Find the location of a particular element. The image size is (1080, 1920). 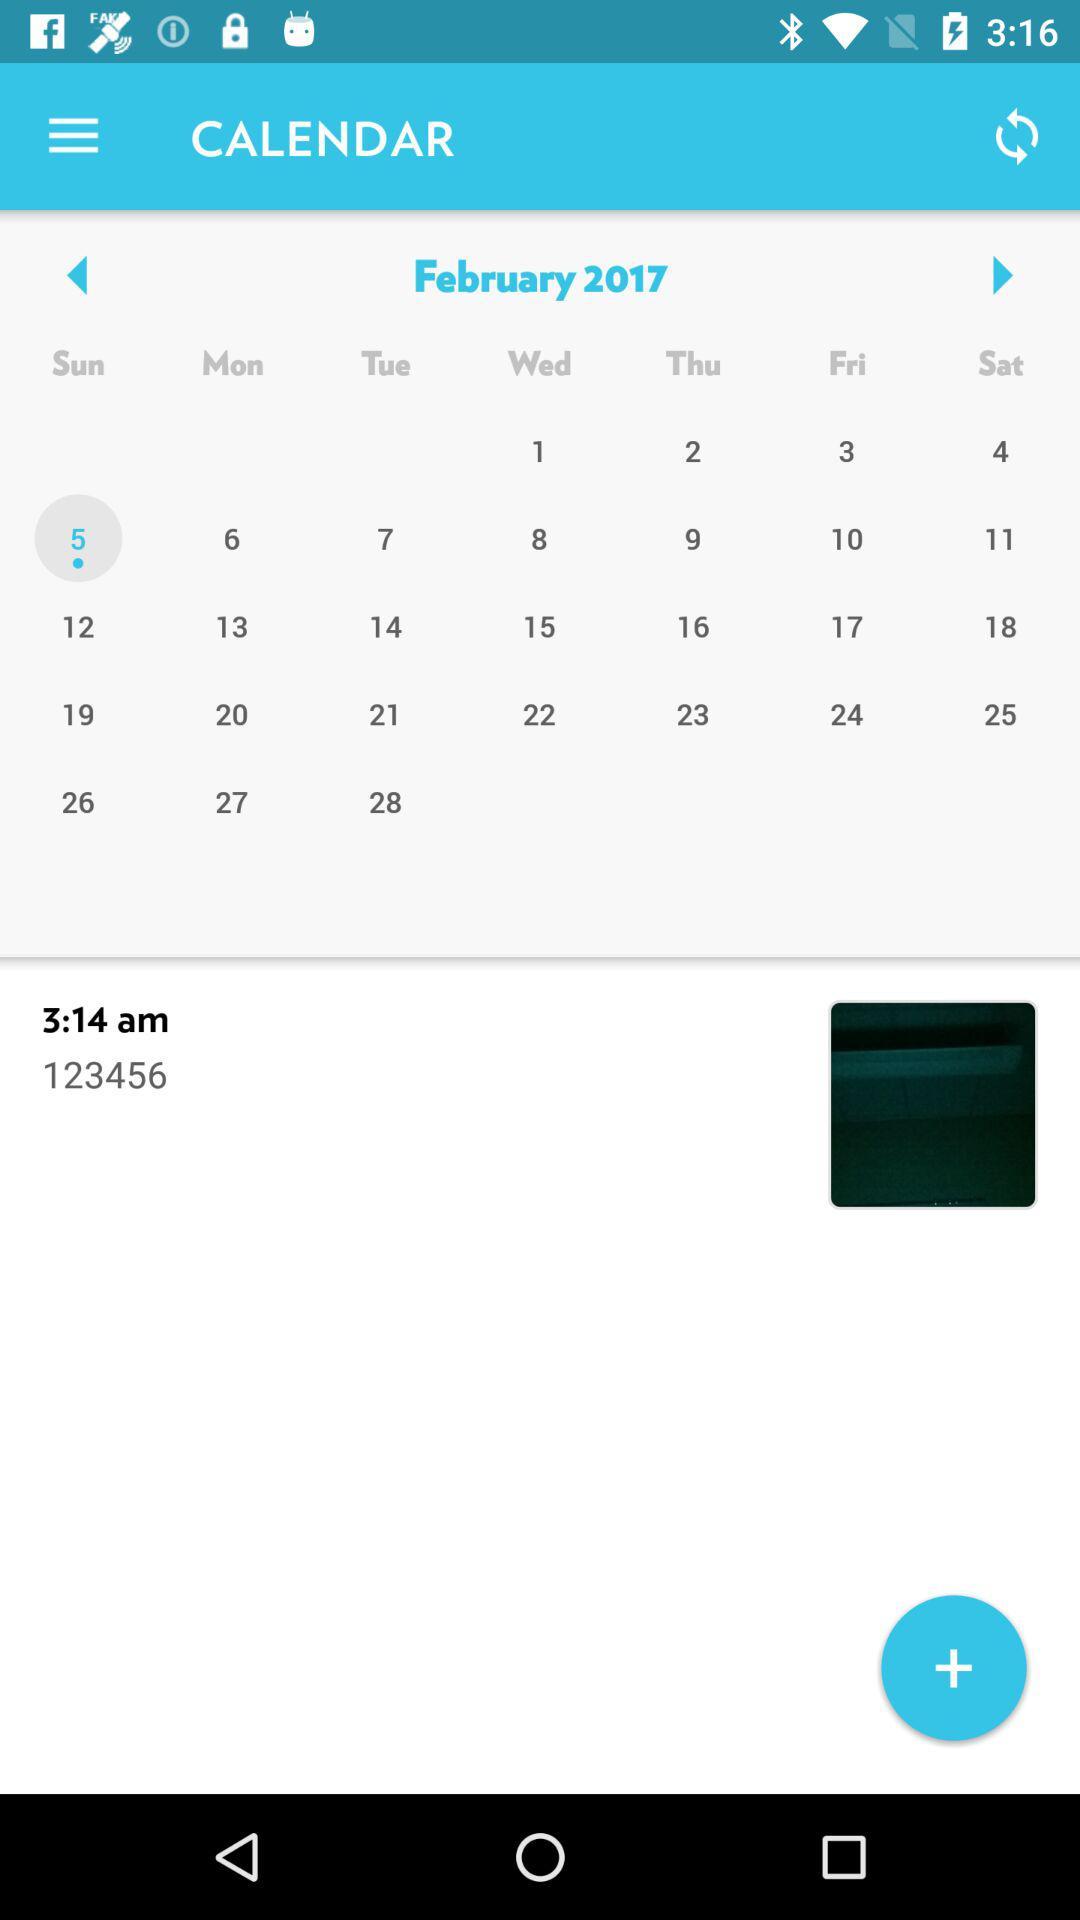

the item to the left of 20 item is located at coordinates (77, 801).